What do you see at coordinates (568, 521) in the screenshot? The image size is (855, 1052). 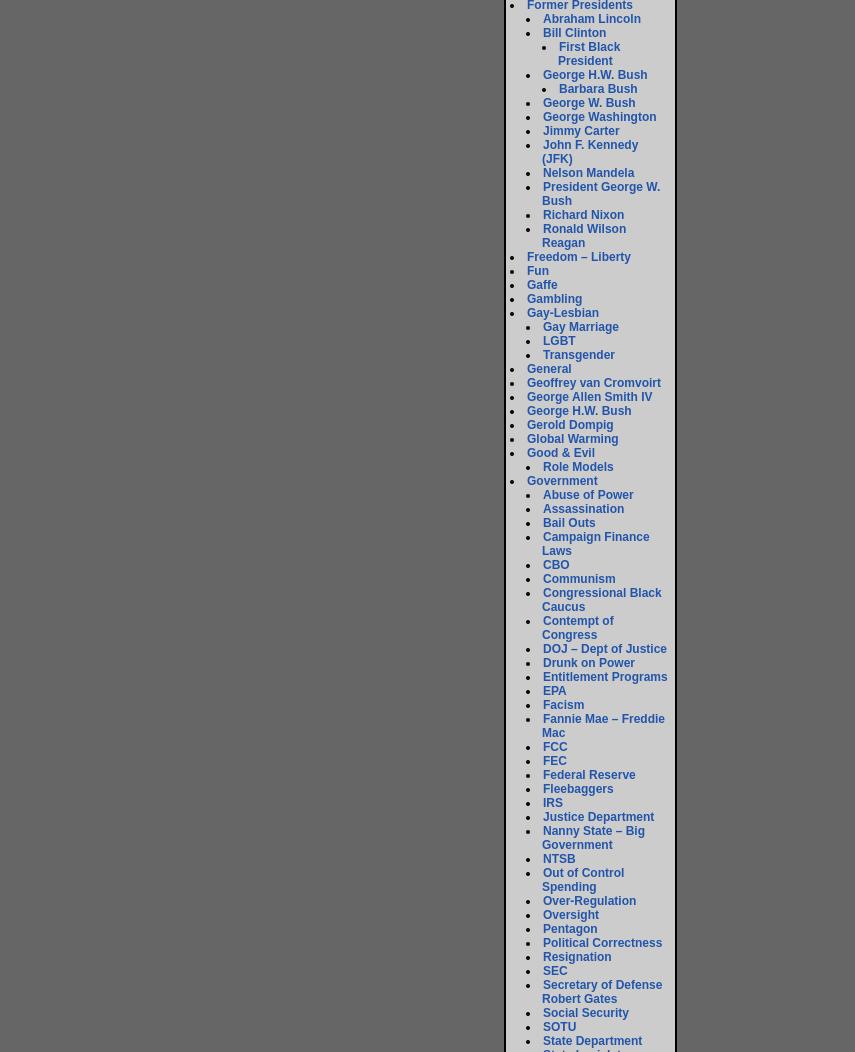 I see `'Bail Outs'` at bounding box center [568, 521].